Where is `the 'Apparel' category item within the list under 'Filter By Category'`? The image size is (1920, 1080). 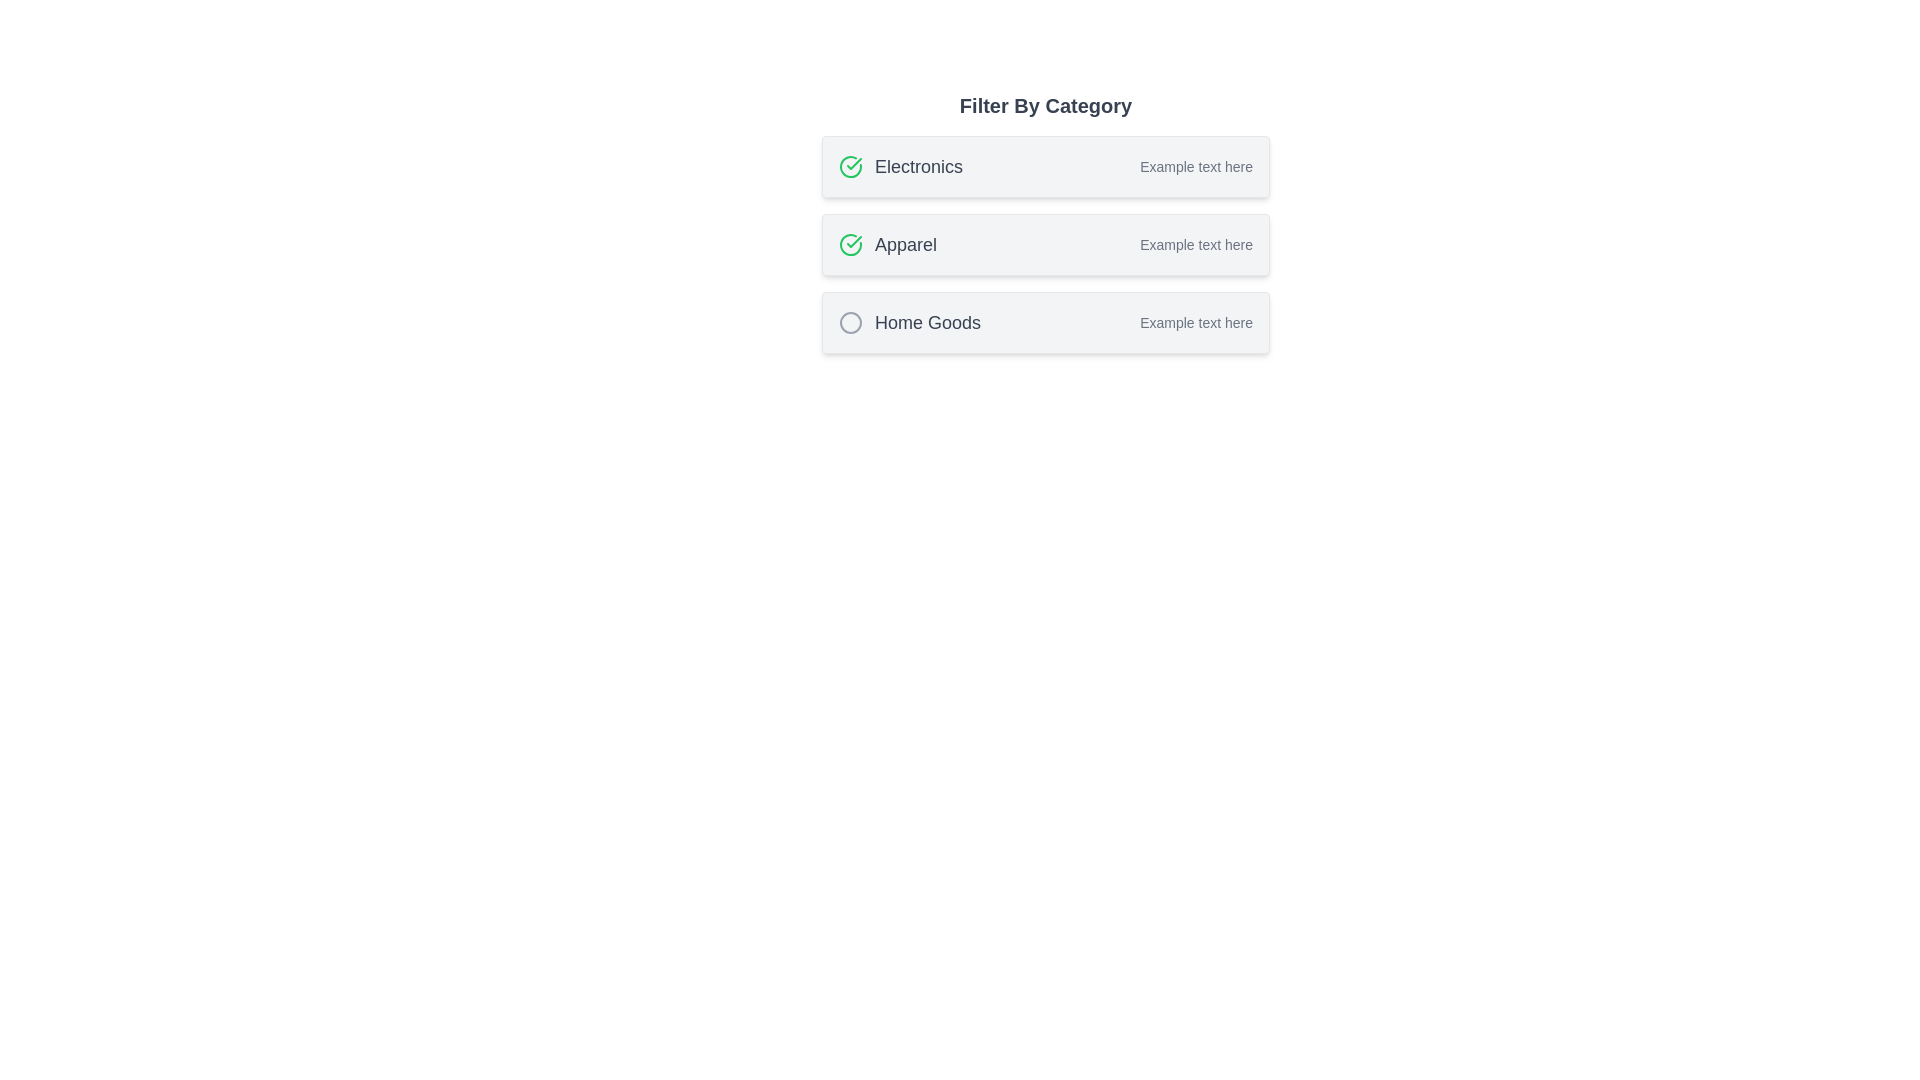
the 'Apparel' category item within the list under 'Filter By Category' is located at coordinates (1045, 244).